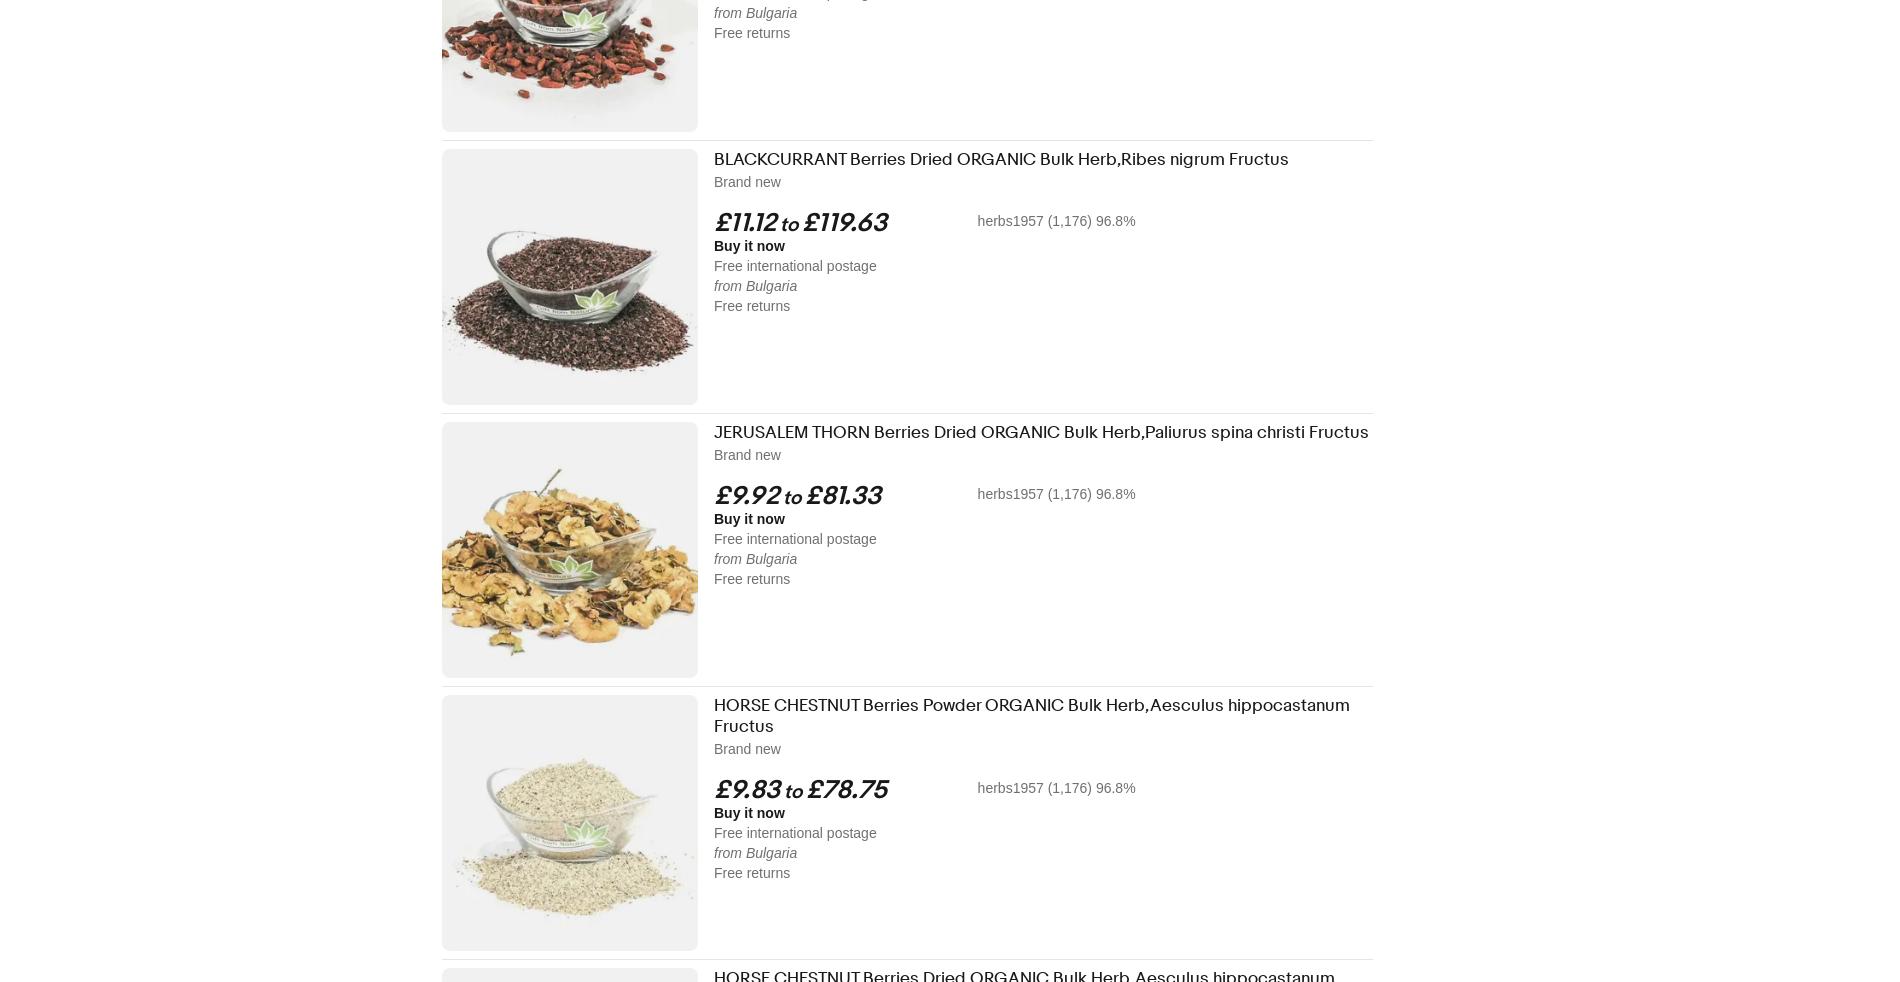 This screenshot has height=982, width=1900. Describe the element at coordinates (1041, 432) in the screenshot. I see `'JERUSALEM THORN Berries Dried ORGANIC Bulk Herb,Paliurus spina christi Fructus'` at that location.